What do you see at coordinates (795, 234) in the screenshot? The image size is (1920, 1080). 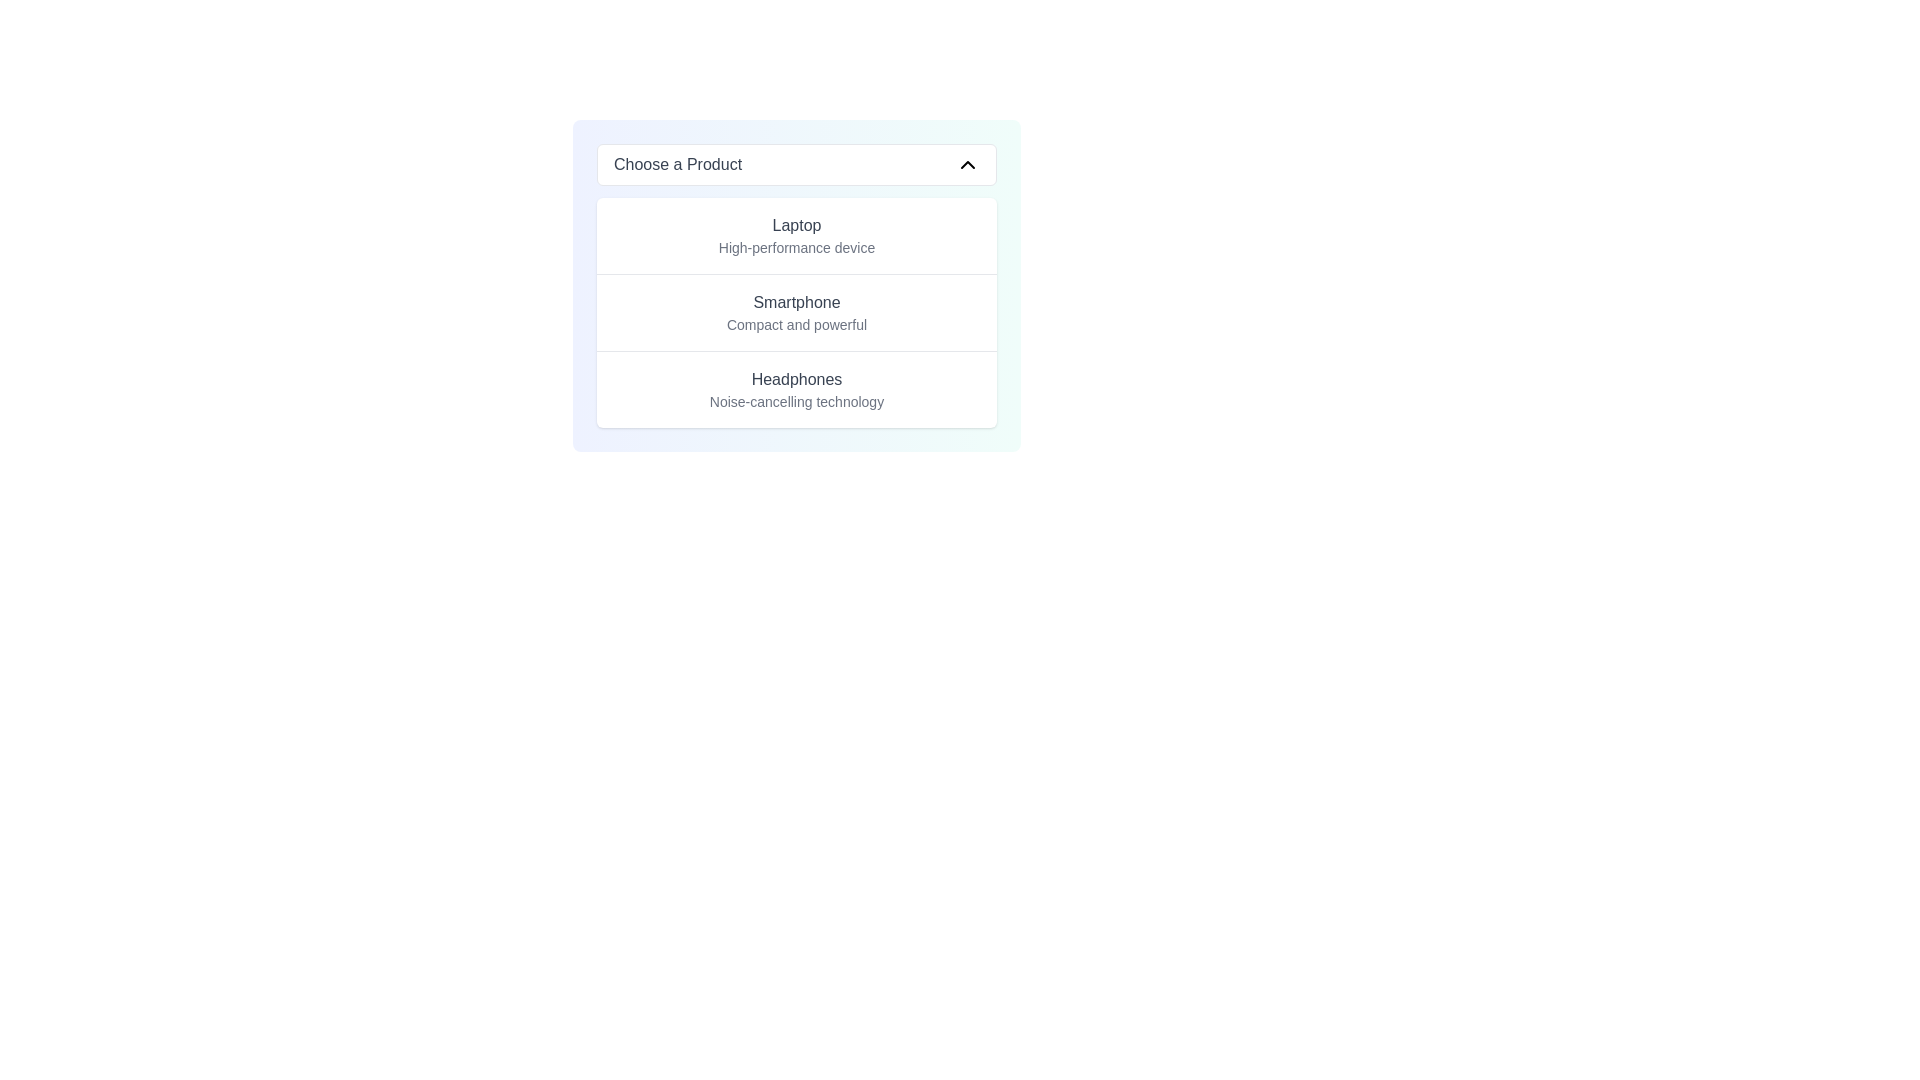 I see `the first selectable list item in the dropdown menu, which features a text heading 'Laptop' and a descriptive phrase 'High-performance device'` at bounding box center [795, 234].